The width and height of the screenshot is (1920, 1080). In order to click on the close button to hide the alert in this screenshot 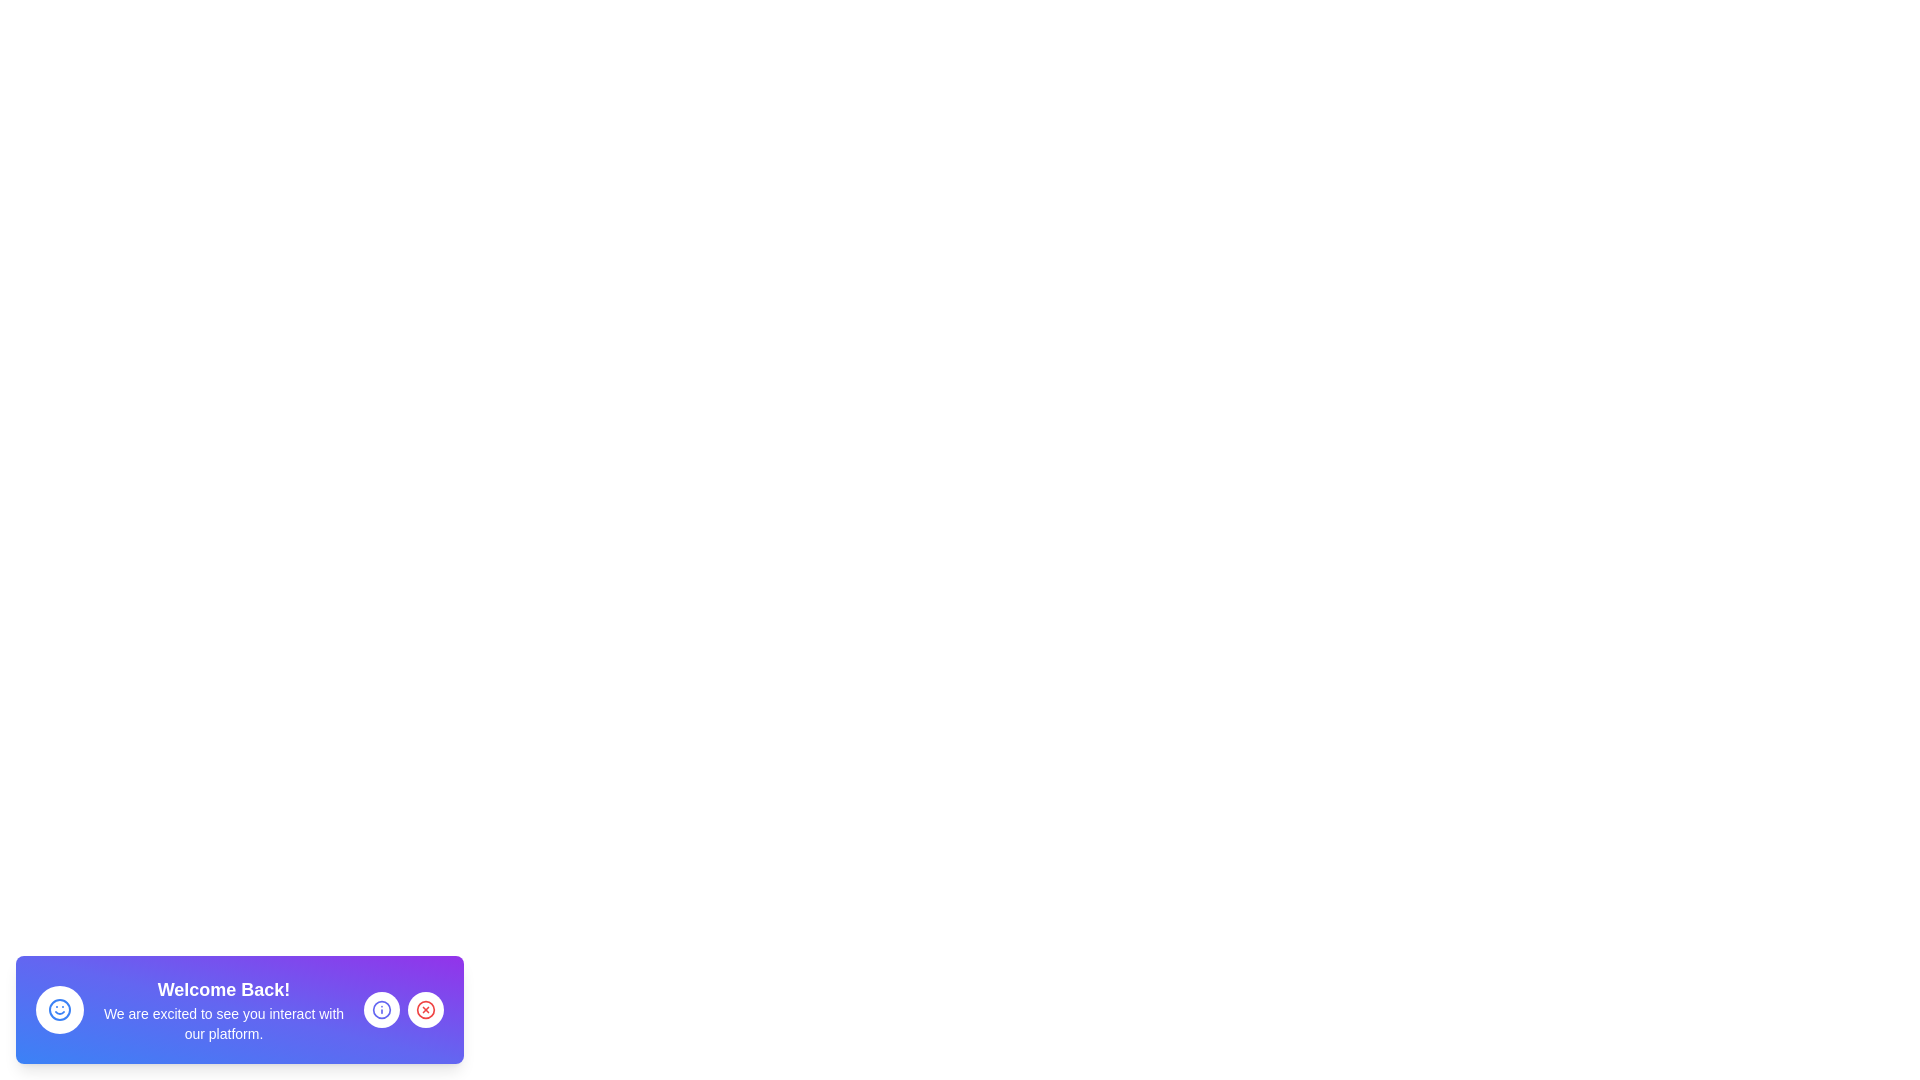, I will do `click(425, 1010)`.